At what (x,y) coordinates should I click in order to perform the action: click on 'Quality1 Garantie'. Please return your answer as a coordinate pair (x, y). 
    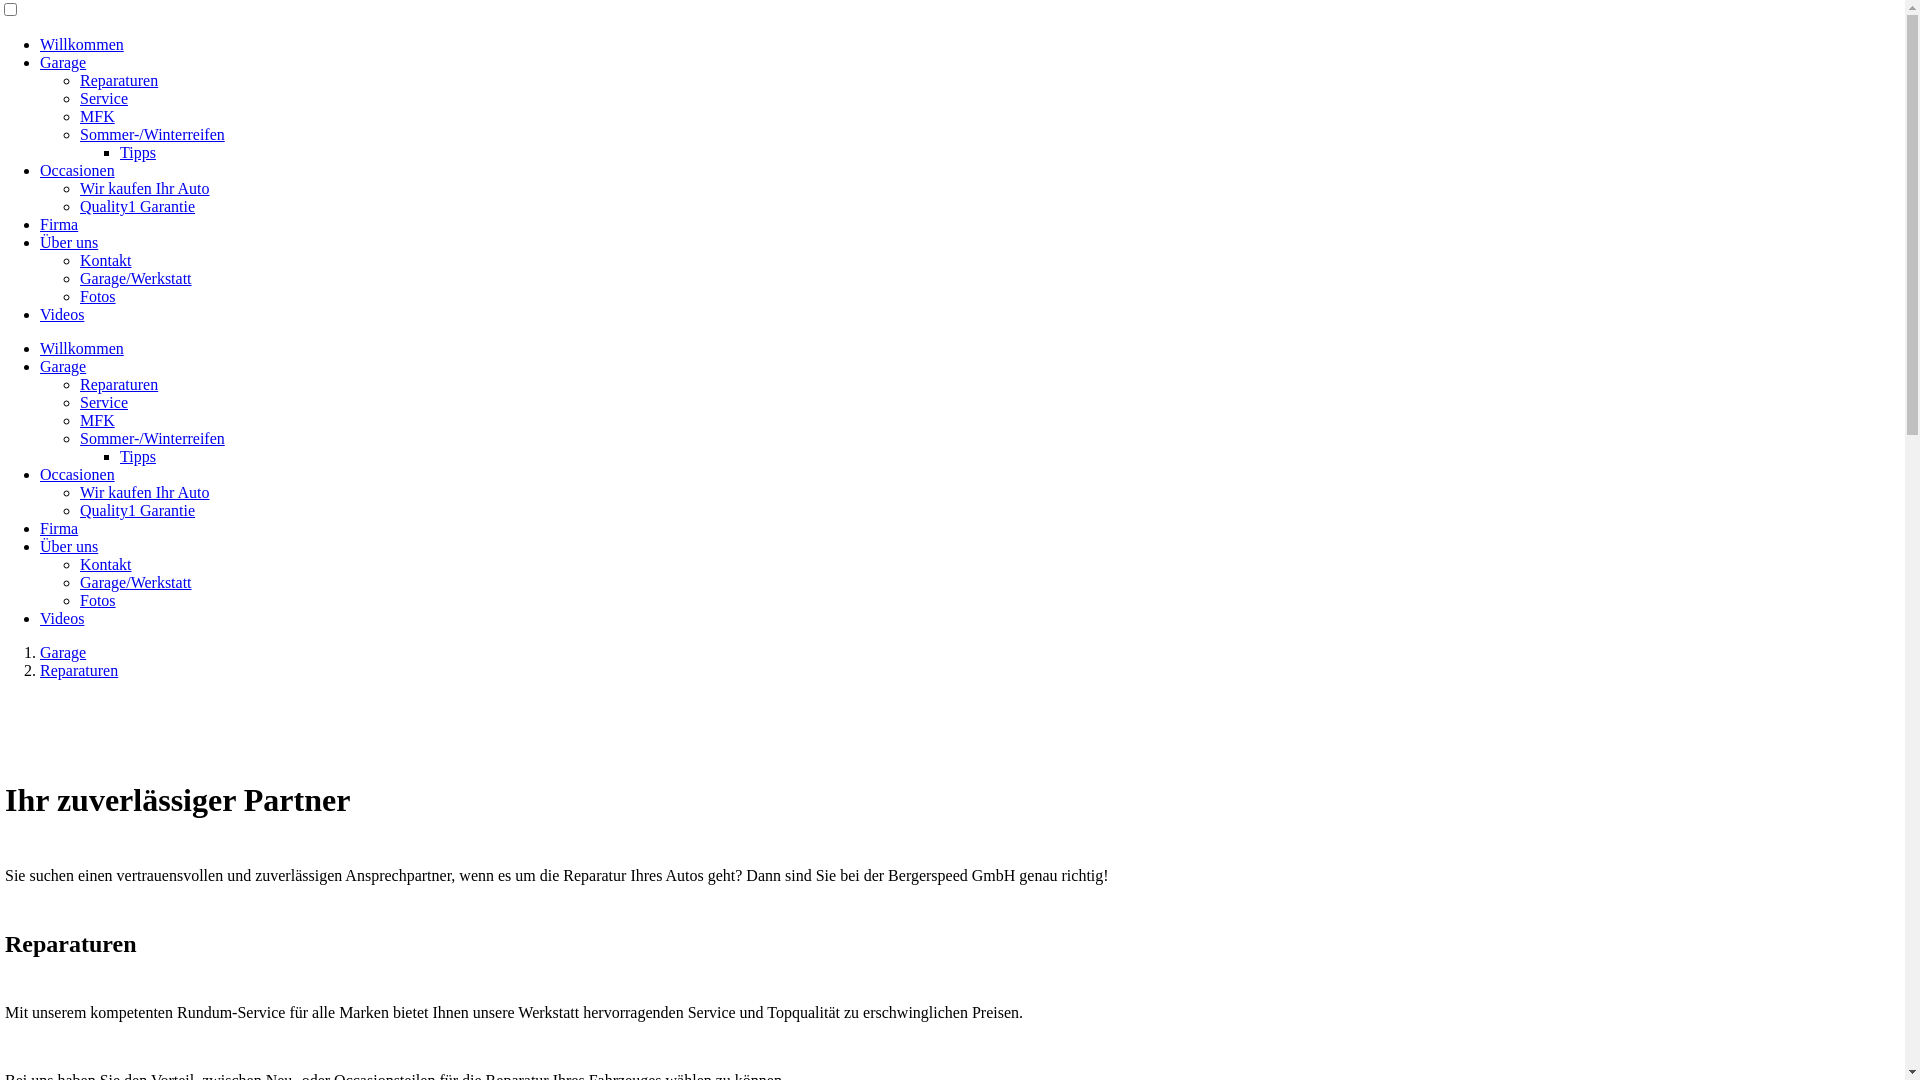
    Looking at the image, I should click on (136, 509).